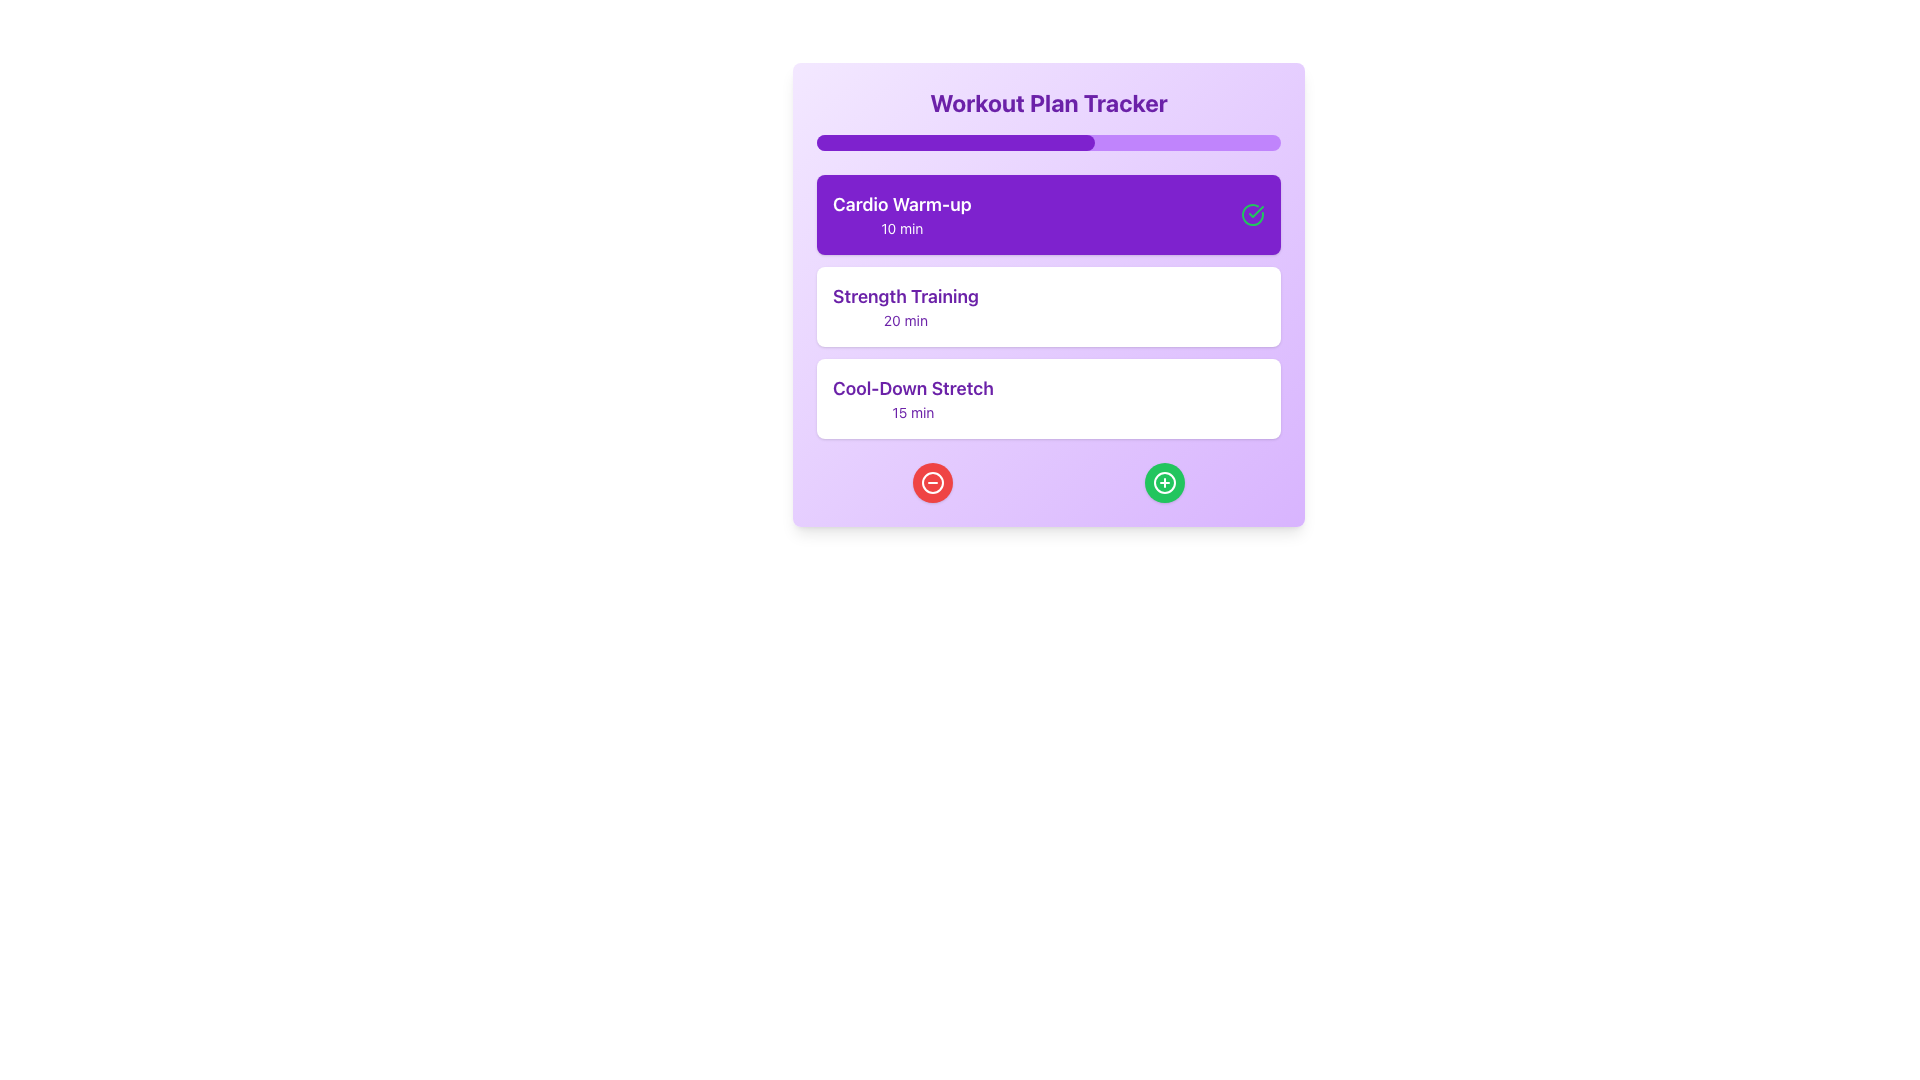 The height and width of the screenshot is (1080, 1920). I want to click on the second card in the 'Workout Plan Tracker' section, so click(1048, 307).